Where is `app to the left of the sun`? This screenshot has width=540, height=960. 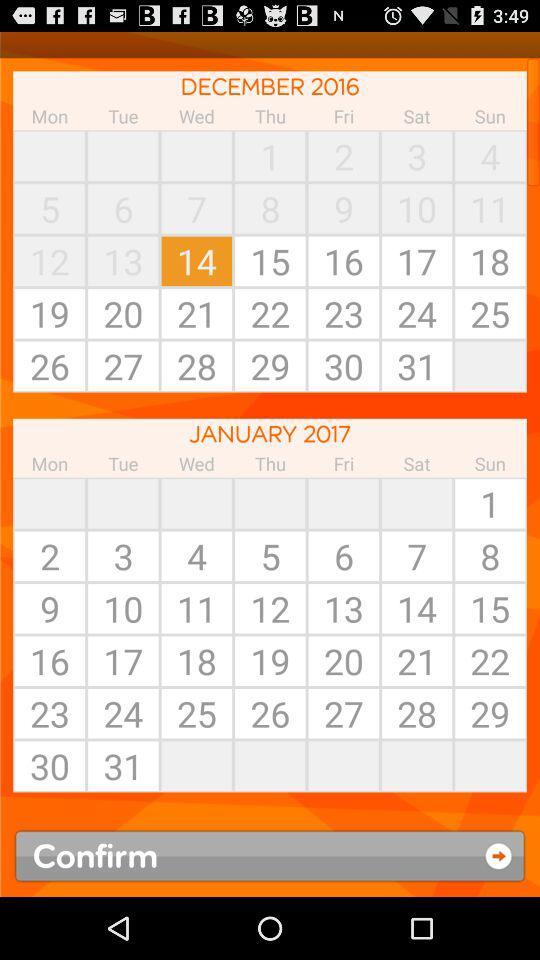 app to the left of the sun is located at coordinates (416, 502).